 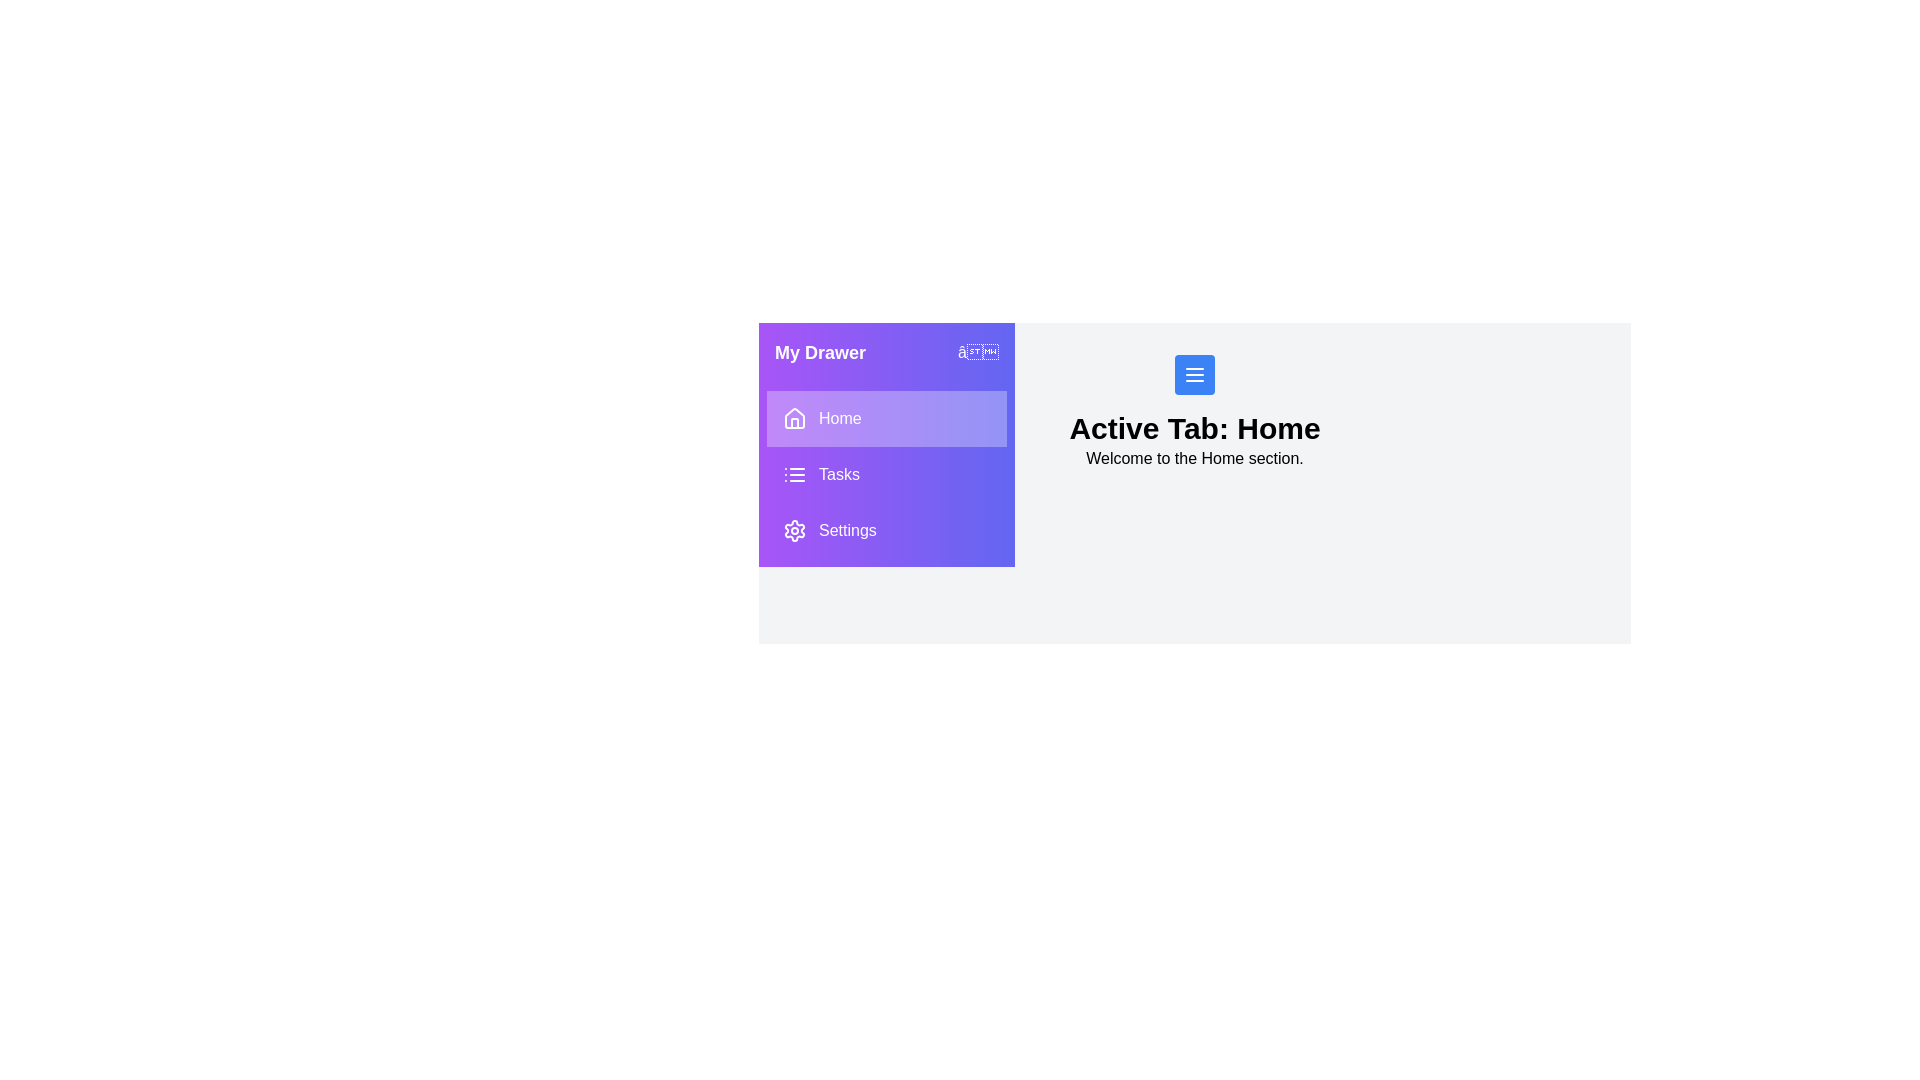 What do you see at coordinates (1195, 374) in the screenshot?
I see `the menu button to open the drawer` at bounding box center [1195, 374].